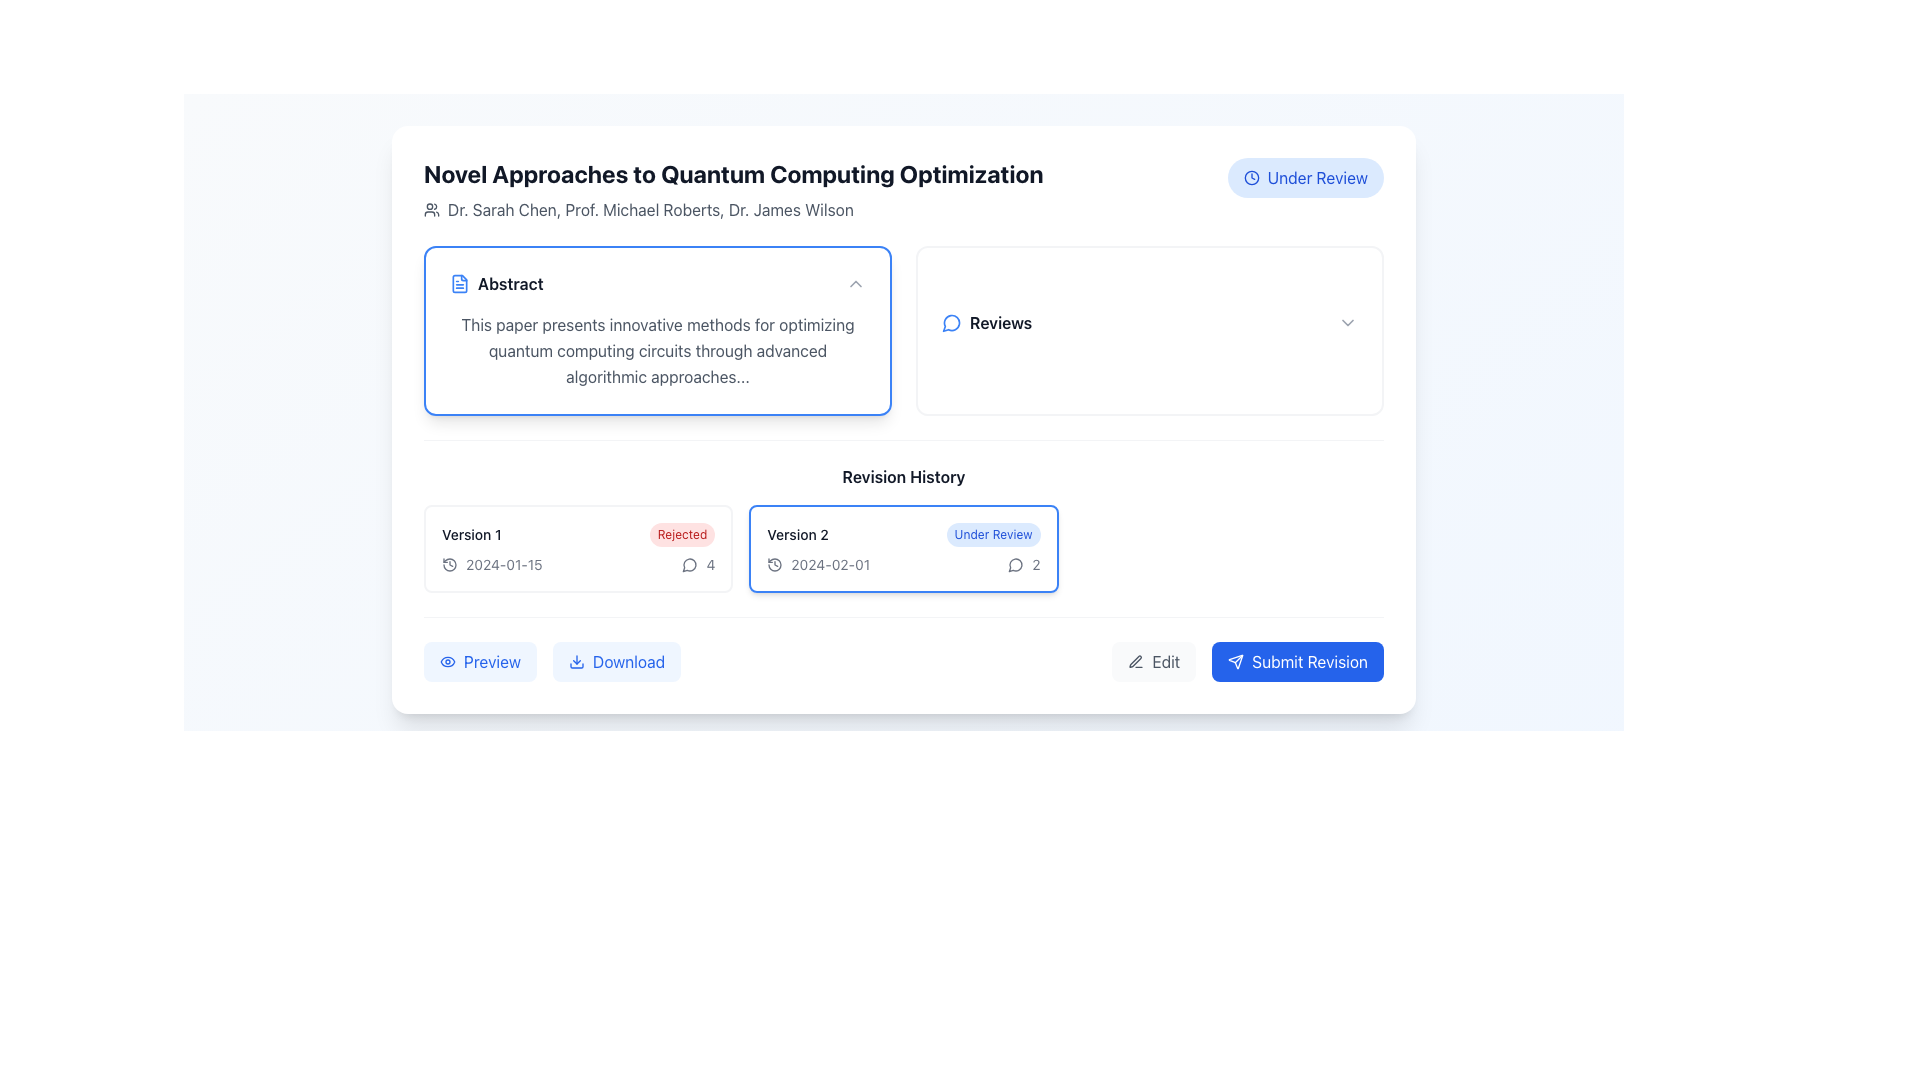 Image resolution: width=1920 pixels, height=1080 pixels. What do you see at coordinates (1016, 564) in the screenshot?
I see `the IconButton shaped like a speech bubble` at bounding box center [1016, 564].